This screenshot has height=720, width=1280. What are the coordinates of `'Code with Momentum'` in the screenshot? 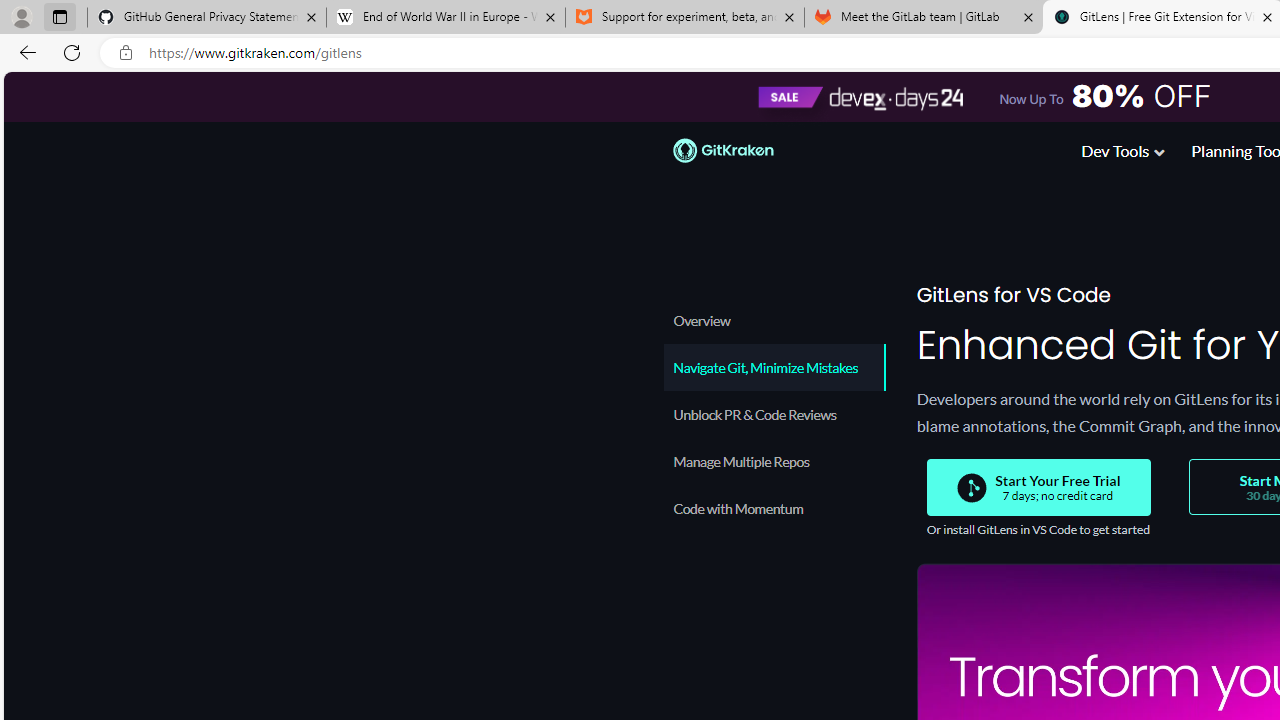 It's located at (773, 507).